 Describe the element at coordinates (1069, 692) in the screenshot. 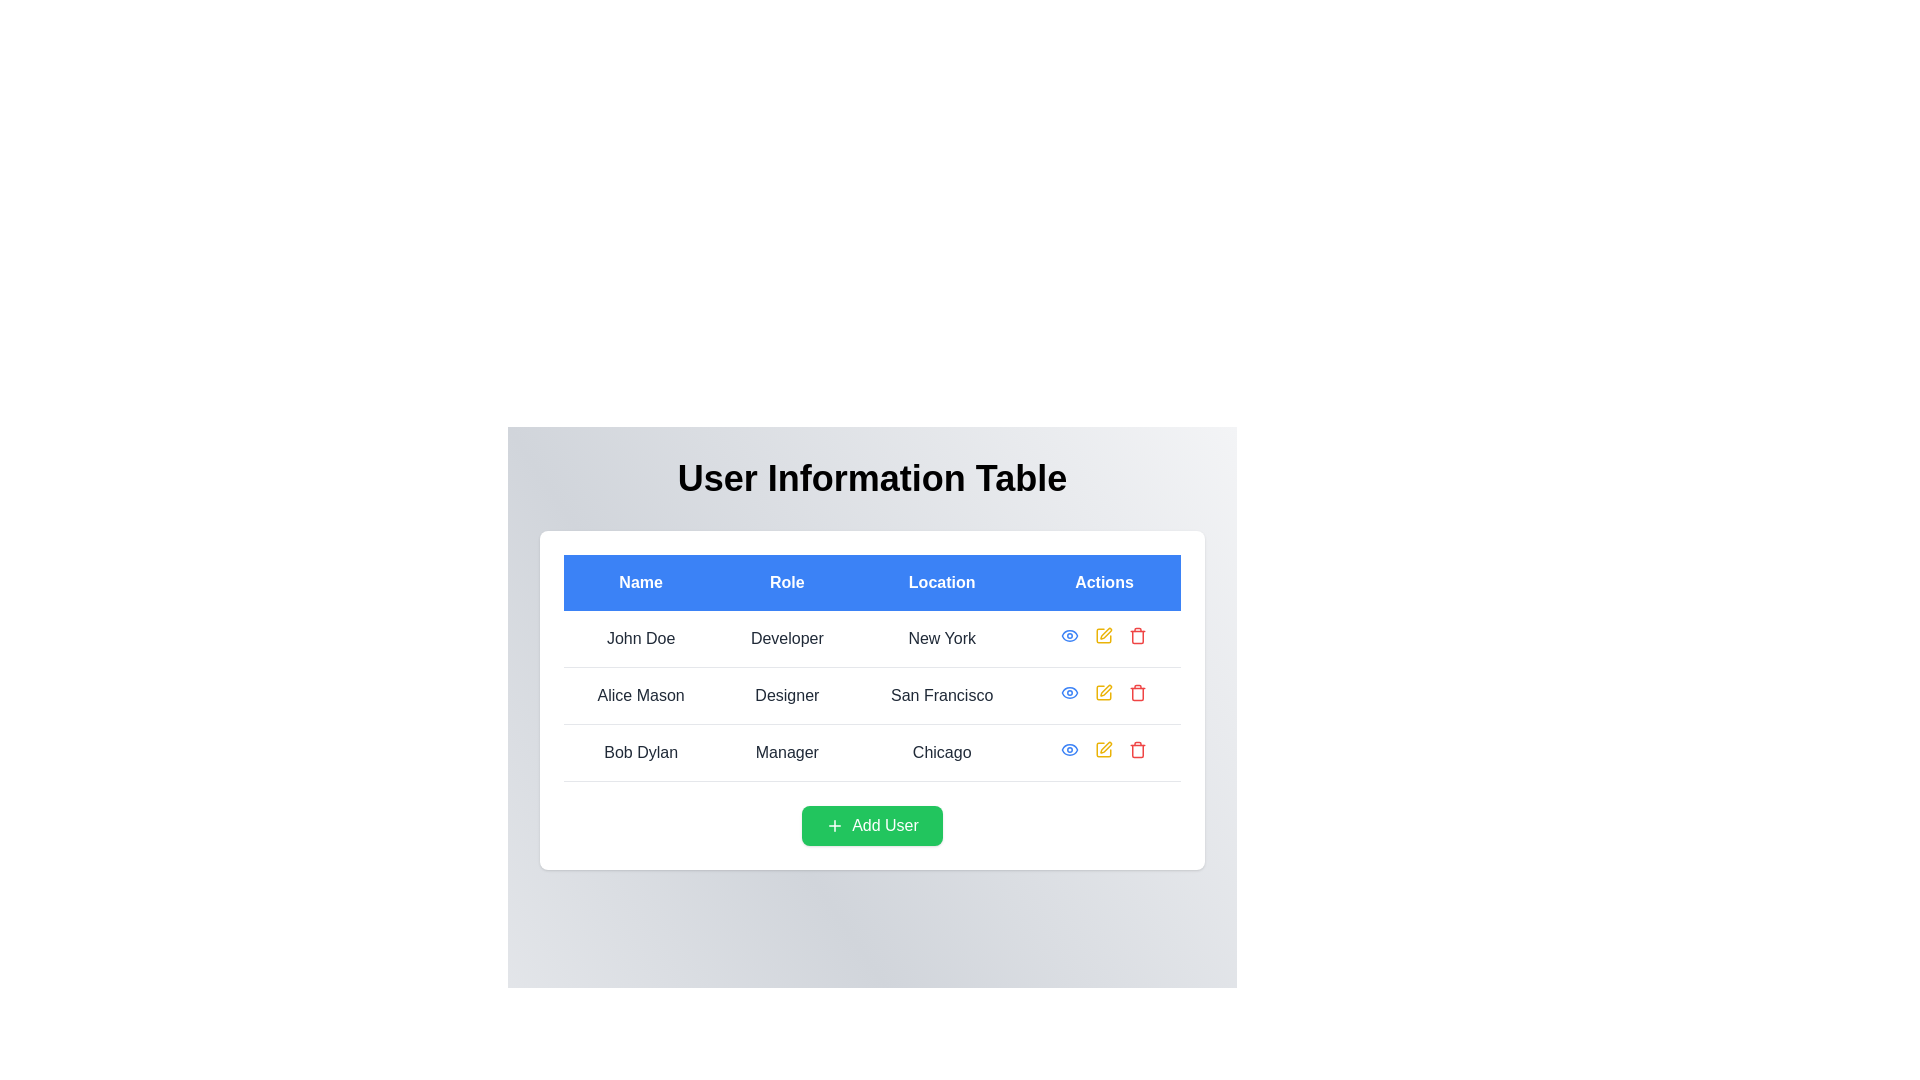

I see `the Icon button in the 'Actions' column of the second row of the user information table to change its color to a darker blue` at that location.